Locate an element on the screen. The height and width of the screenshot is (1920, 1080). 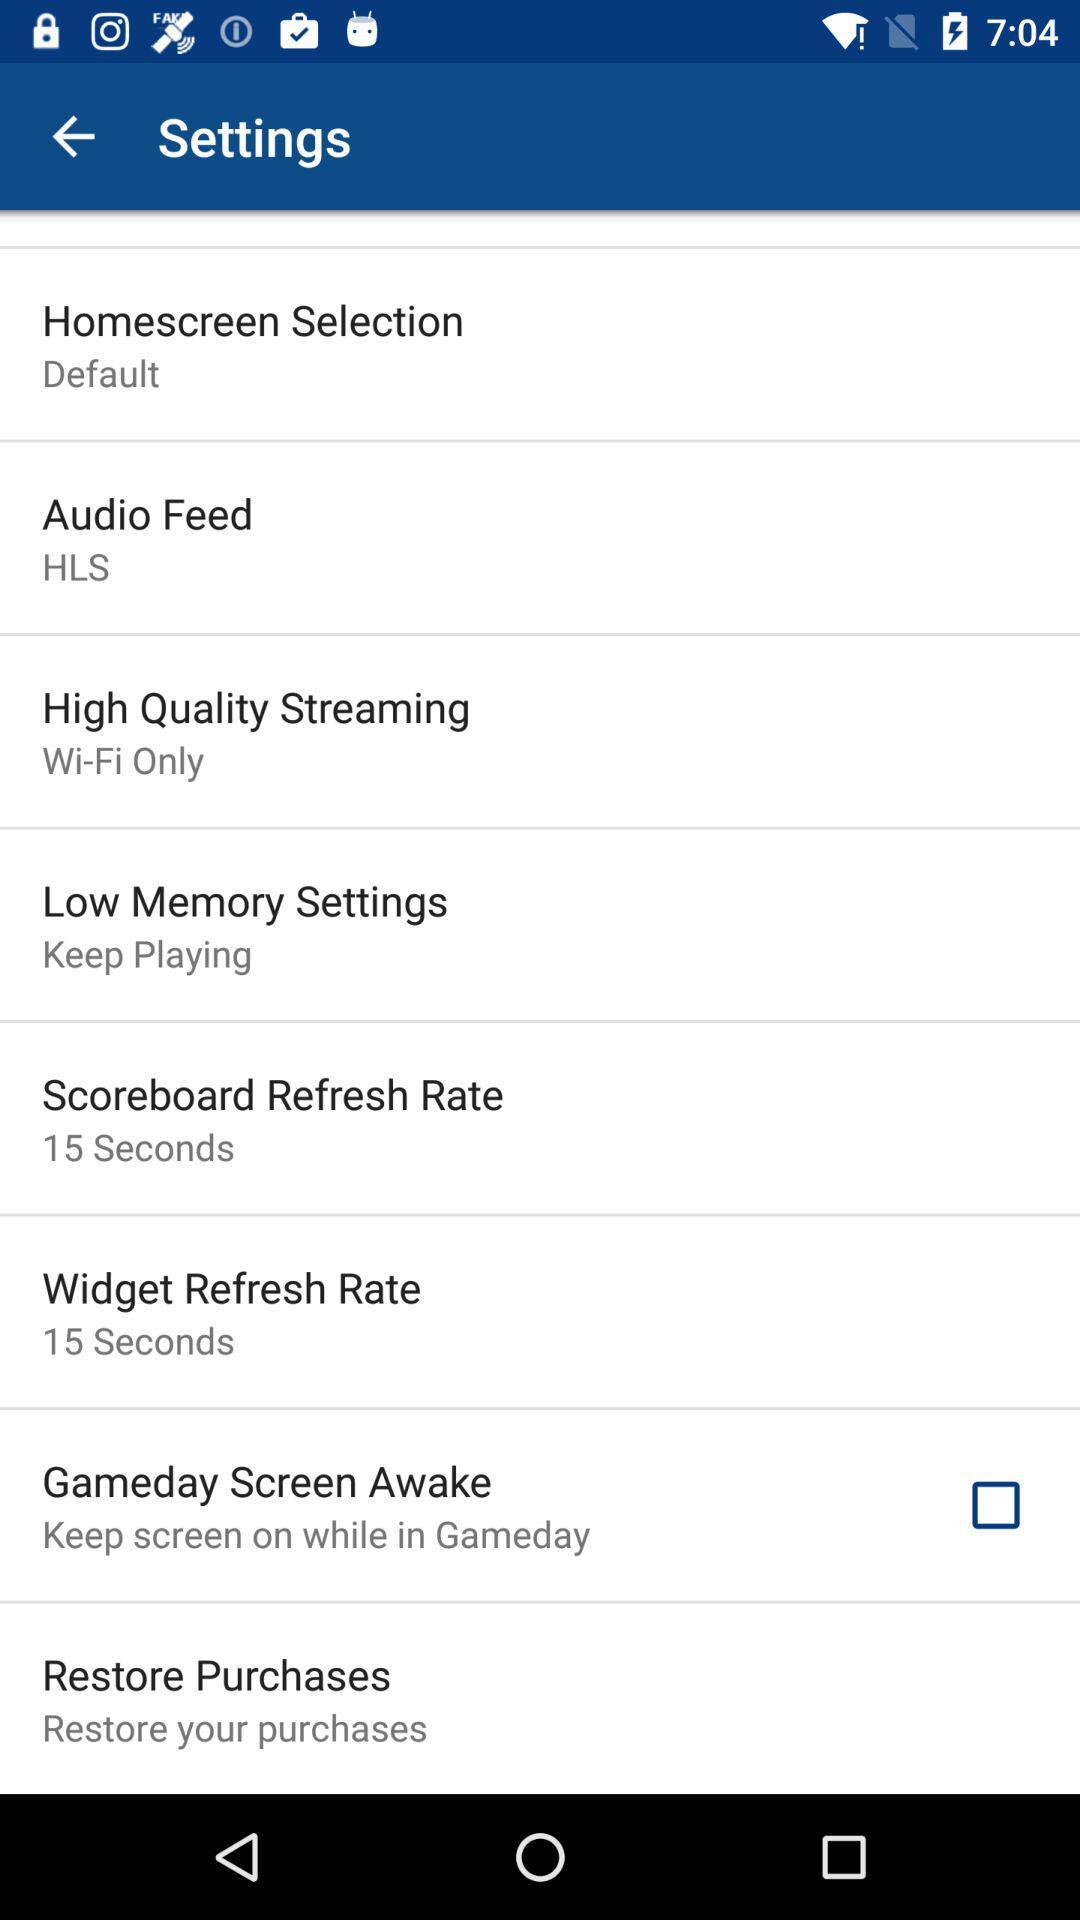
icon at the bottom right corner is located at coordinates (995, 1505).